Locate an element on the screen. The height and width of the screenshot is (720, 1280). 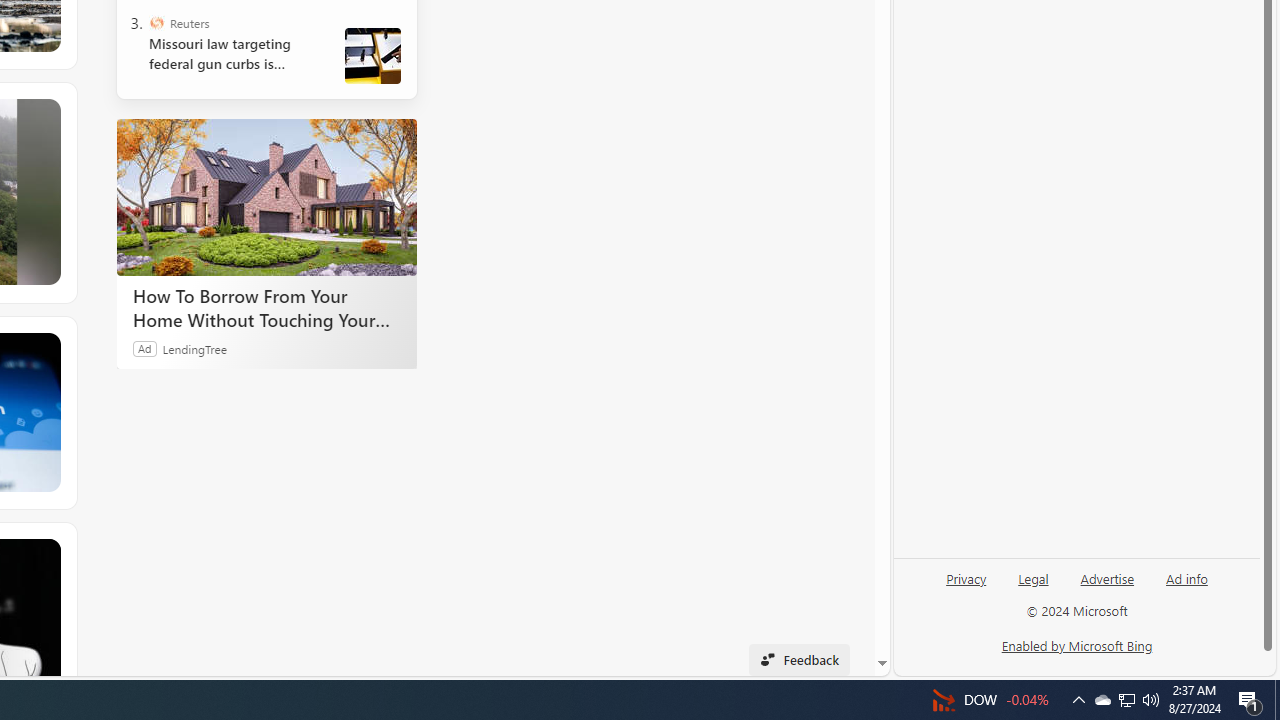
'Legal' is located at coordinates (1033, 585).